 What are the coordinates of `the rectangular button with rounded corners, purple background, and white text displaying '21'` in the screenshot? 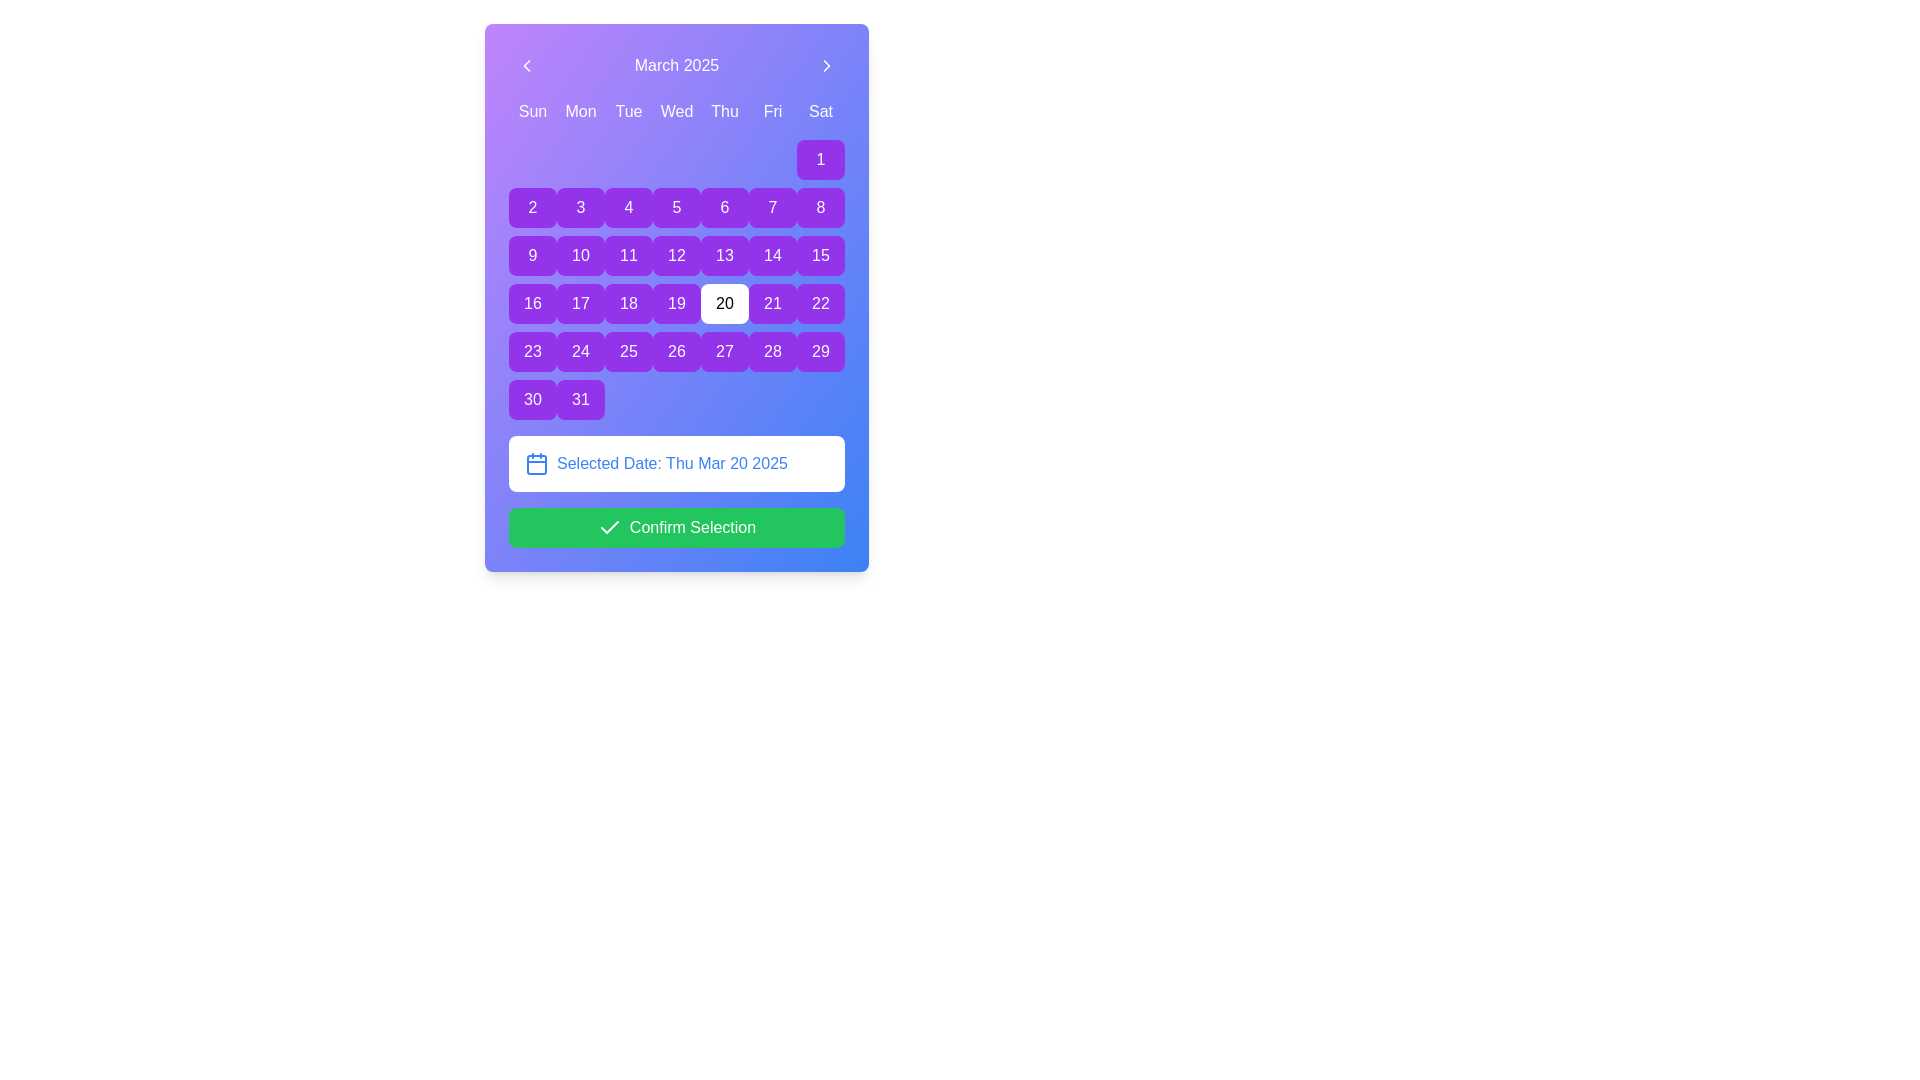 It's located at (771, 304).